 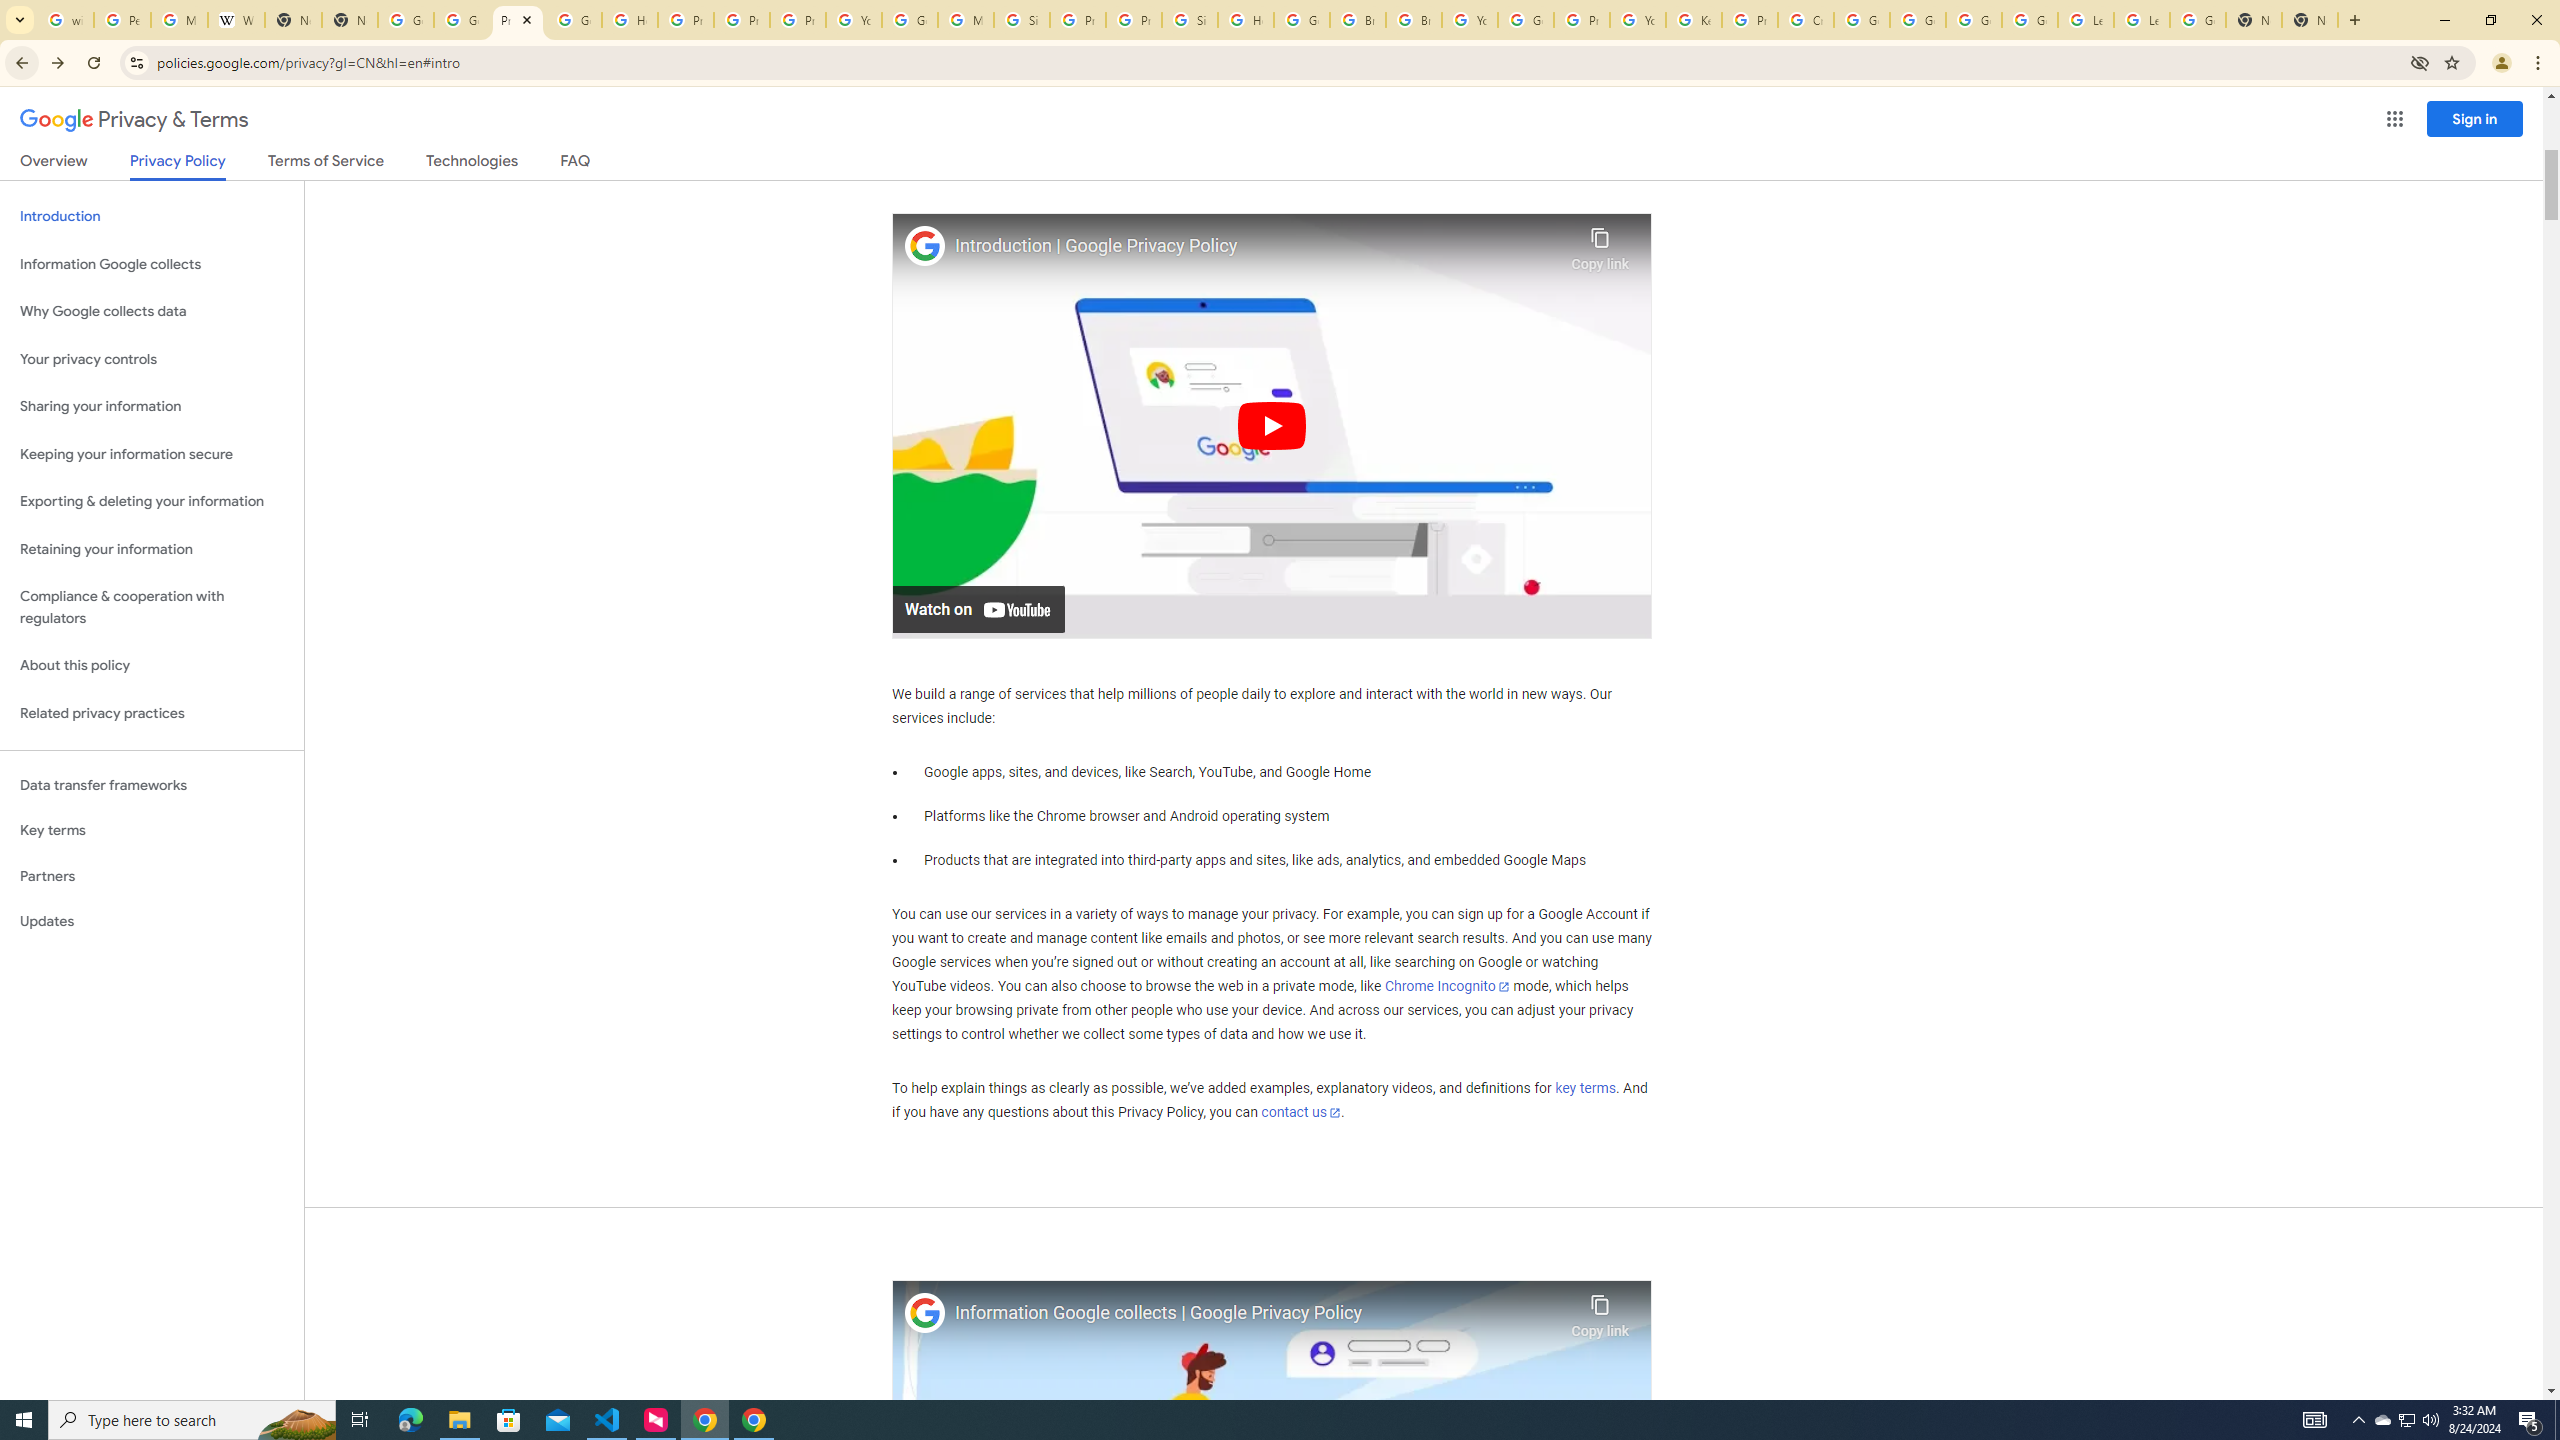 What do you see at coordinates (1022, 19) in the screenshot?
I see `'Sign in - Google Accounts'` at bounding box center [1022, 19].